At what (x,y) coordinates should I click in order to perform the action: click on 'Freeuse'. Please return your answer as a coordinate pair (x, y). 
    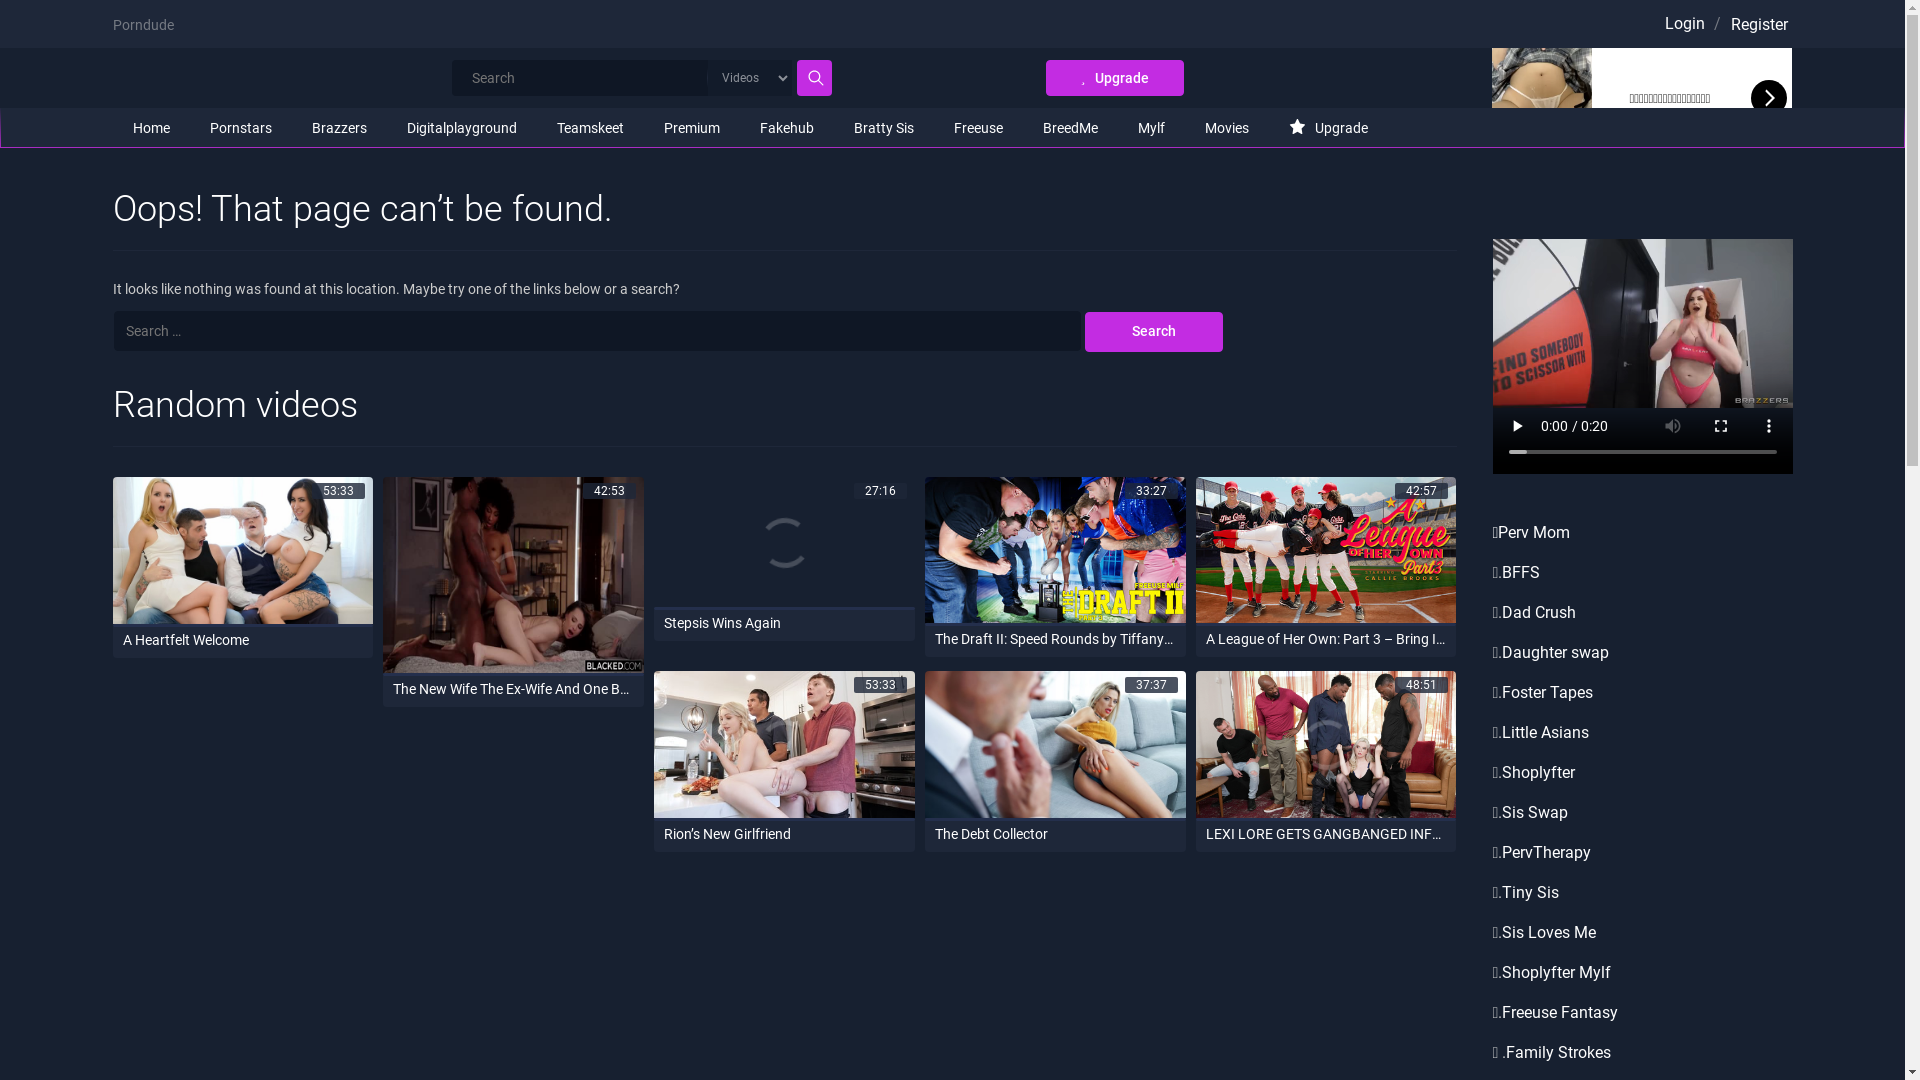
    Looking at the image, I should click on (978, 127).